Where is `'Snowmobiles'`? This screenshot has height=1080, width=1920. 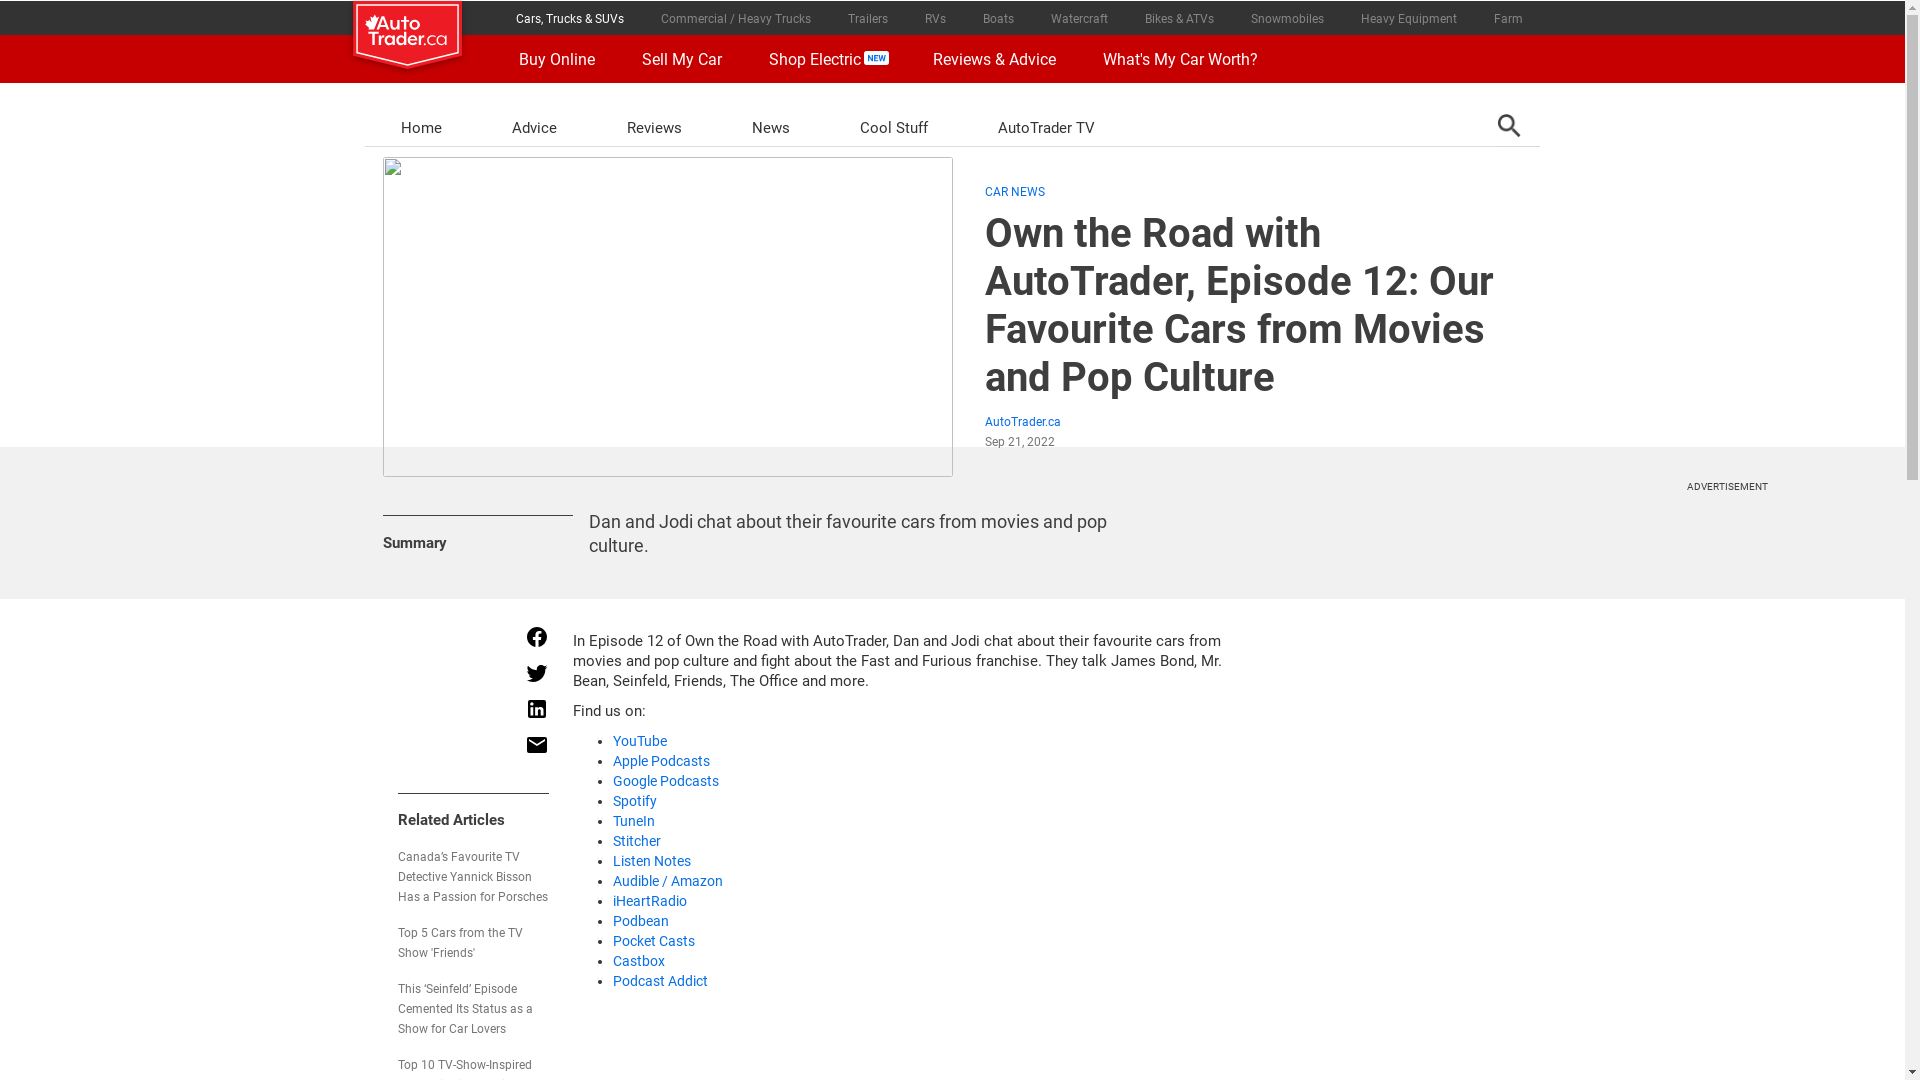
'Snowmobiles' is located at coordinates (1231, 18).